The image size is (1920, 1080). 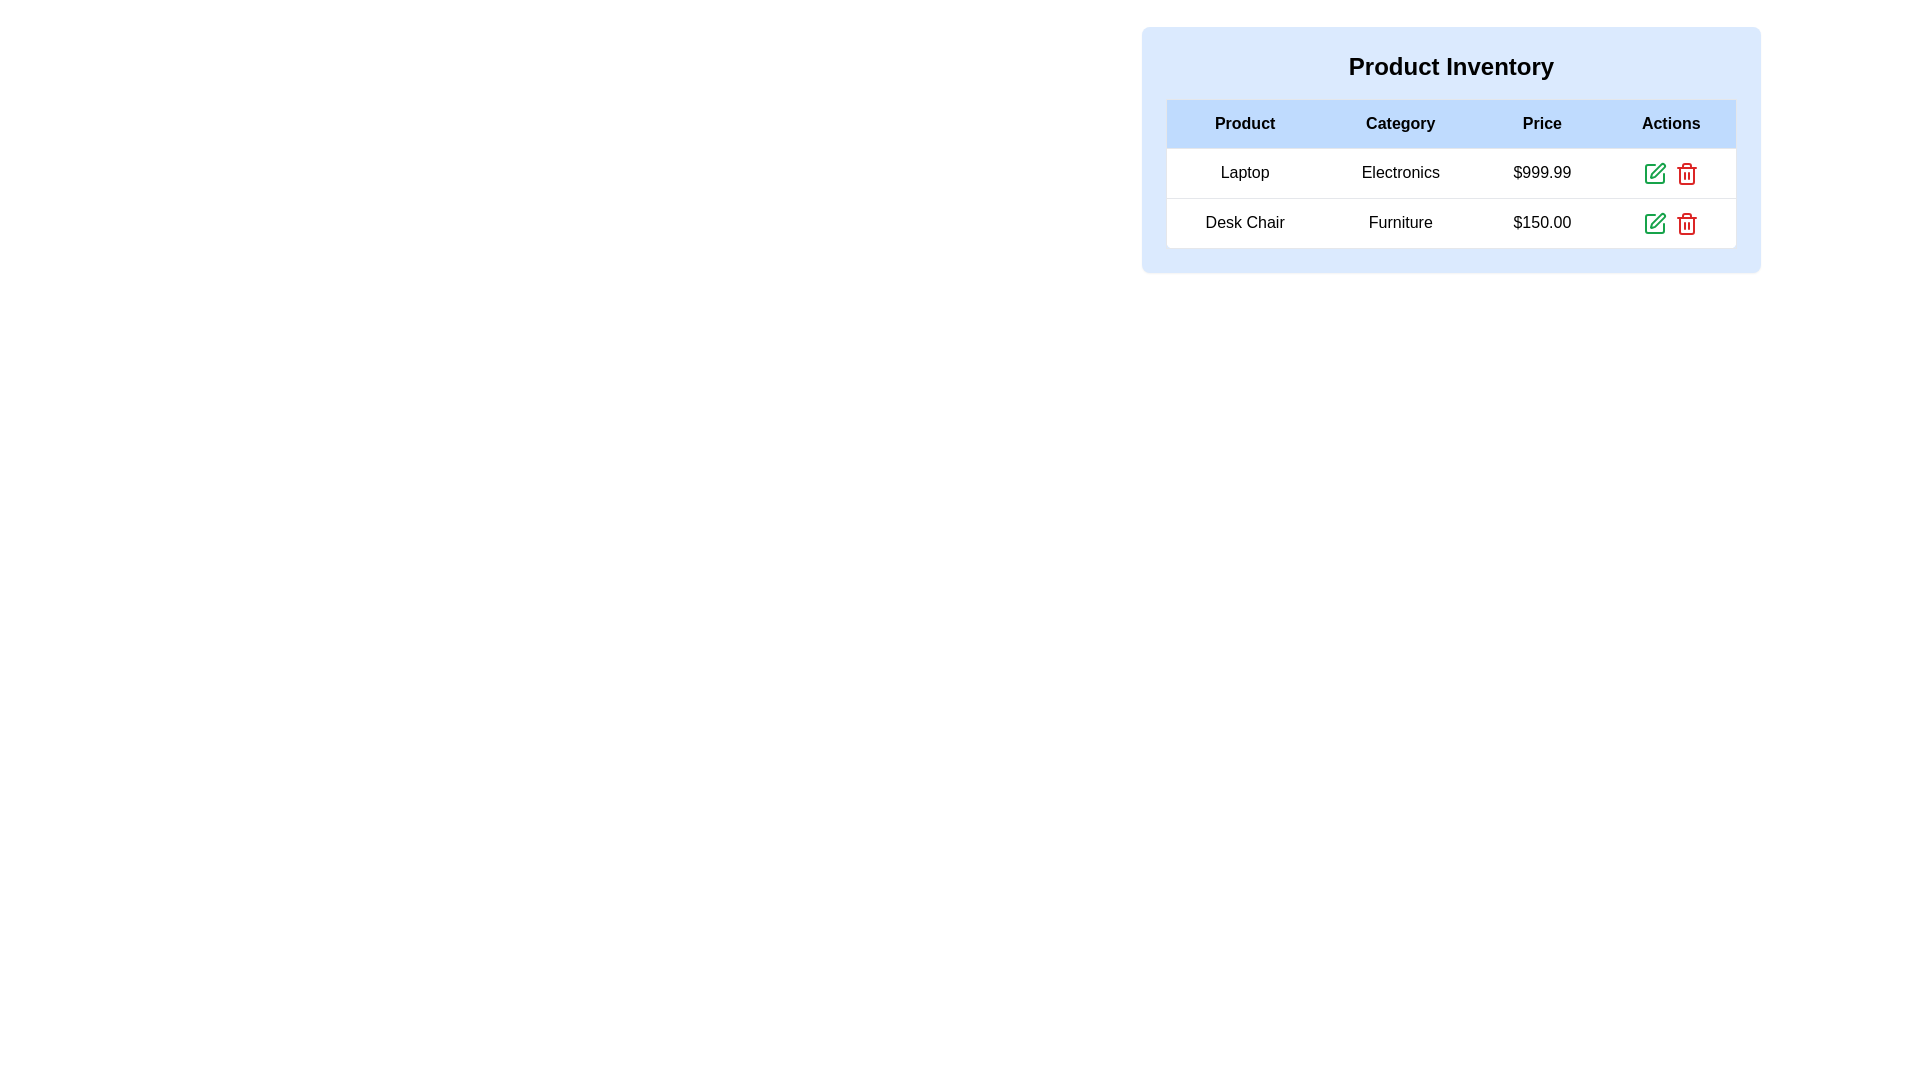 I want to click on the Edit button located in the 'Actions' column of the second row in the table layout, so click(x=1655, y=172).